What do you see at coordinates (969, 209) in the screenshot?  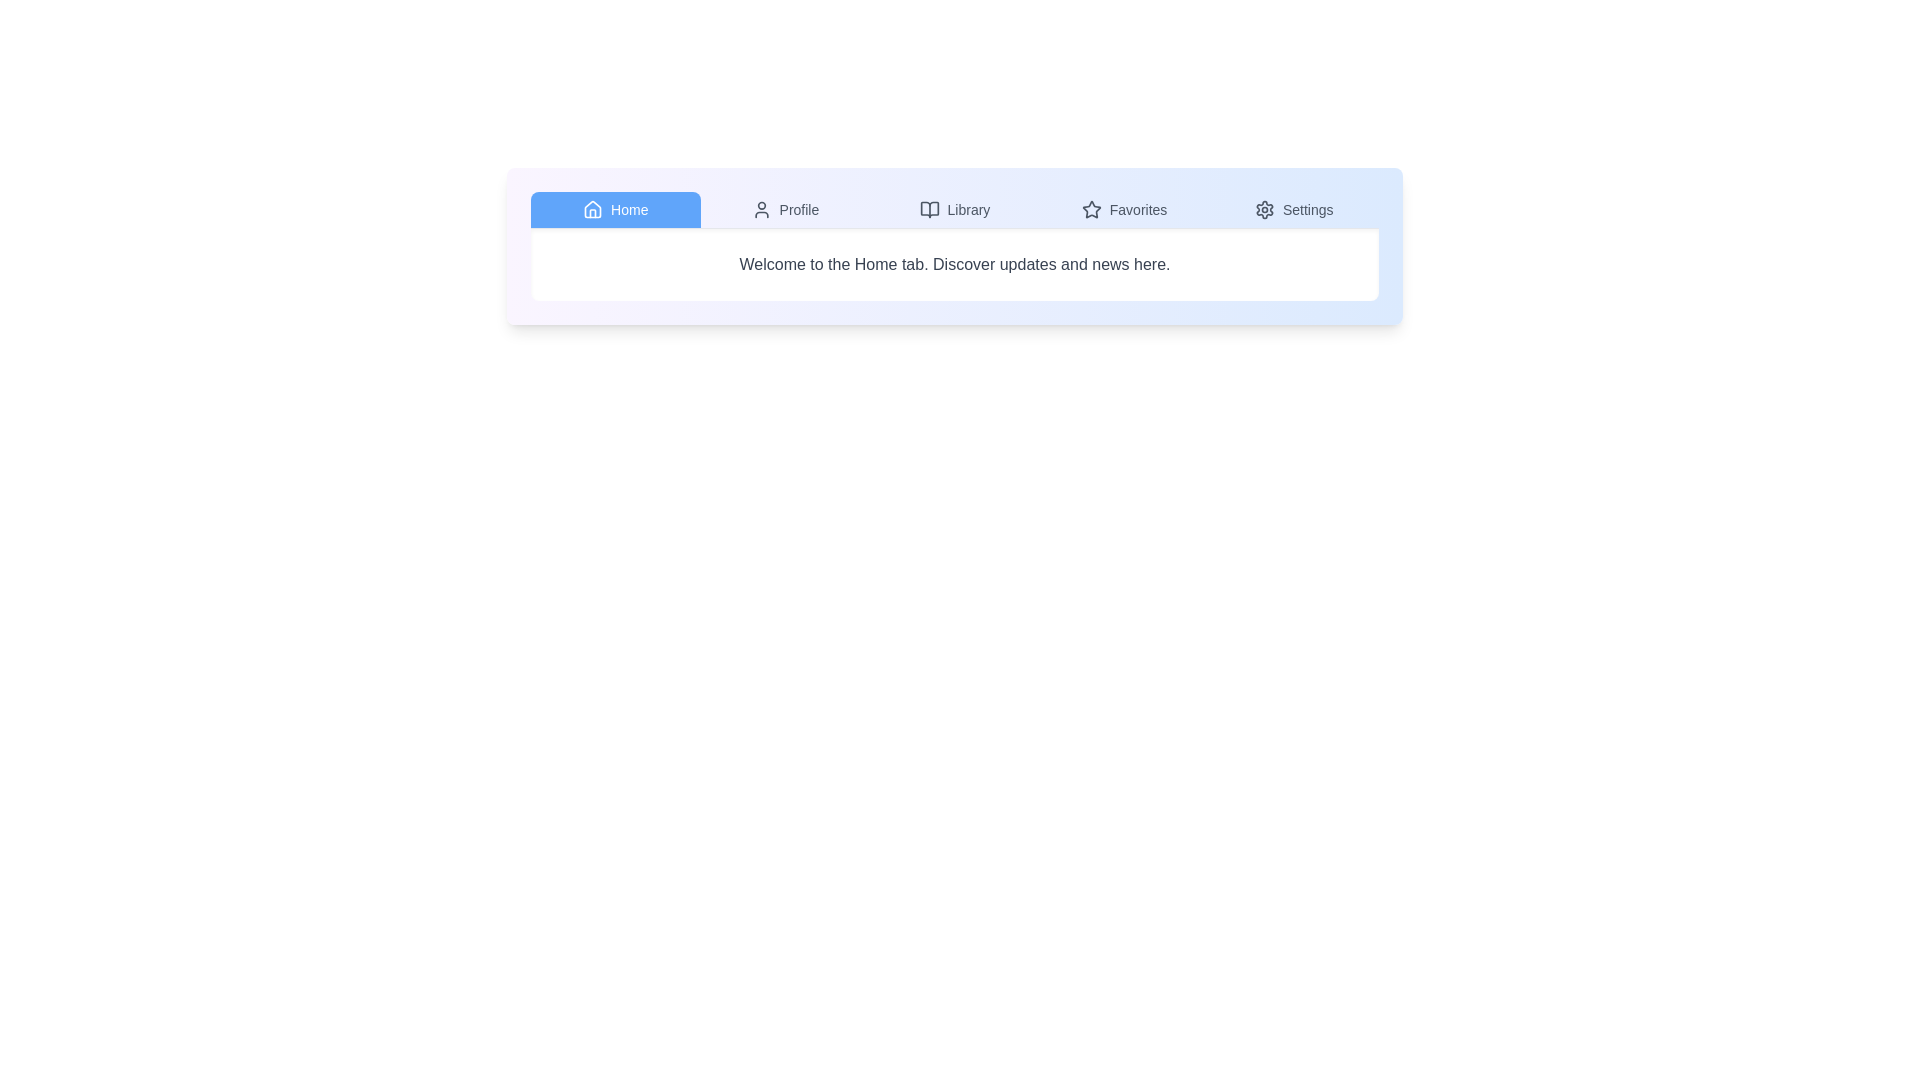 I see `the 'Library' text label in the top navigation bar to use its associated functionality` at bounding box center [969, 209].